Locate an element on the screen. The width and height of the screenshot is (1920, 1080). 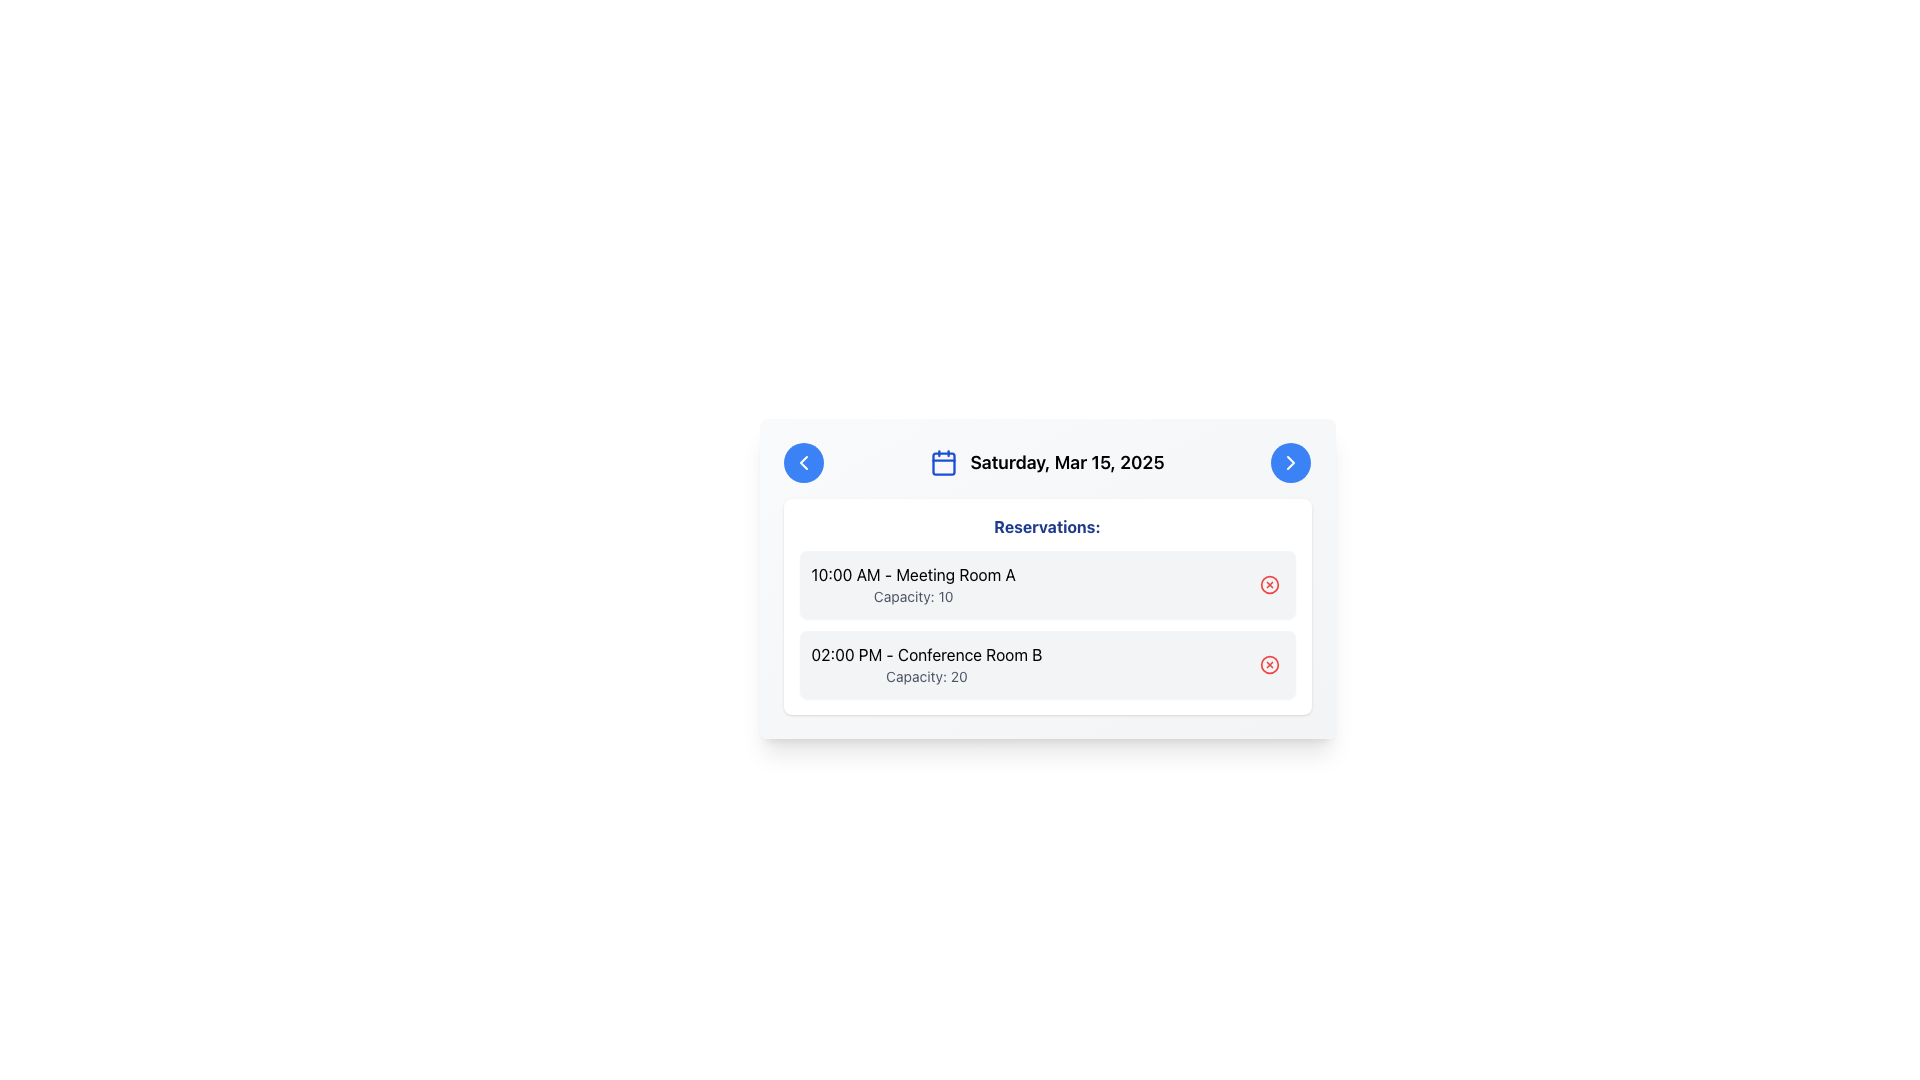
the backward navigation button icon located at the top-left corner of the card interface is located at coordinates (803, 462).